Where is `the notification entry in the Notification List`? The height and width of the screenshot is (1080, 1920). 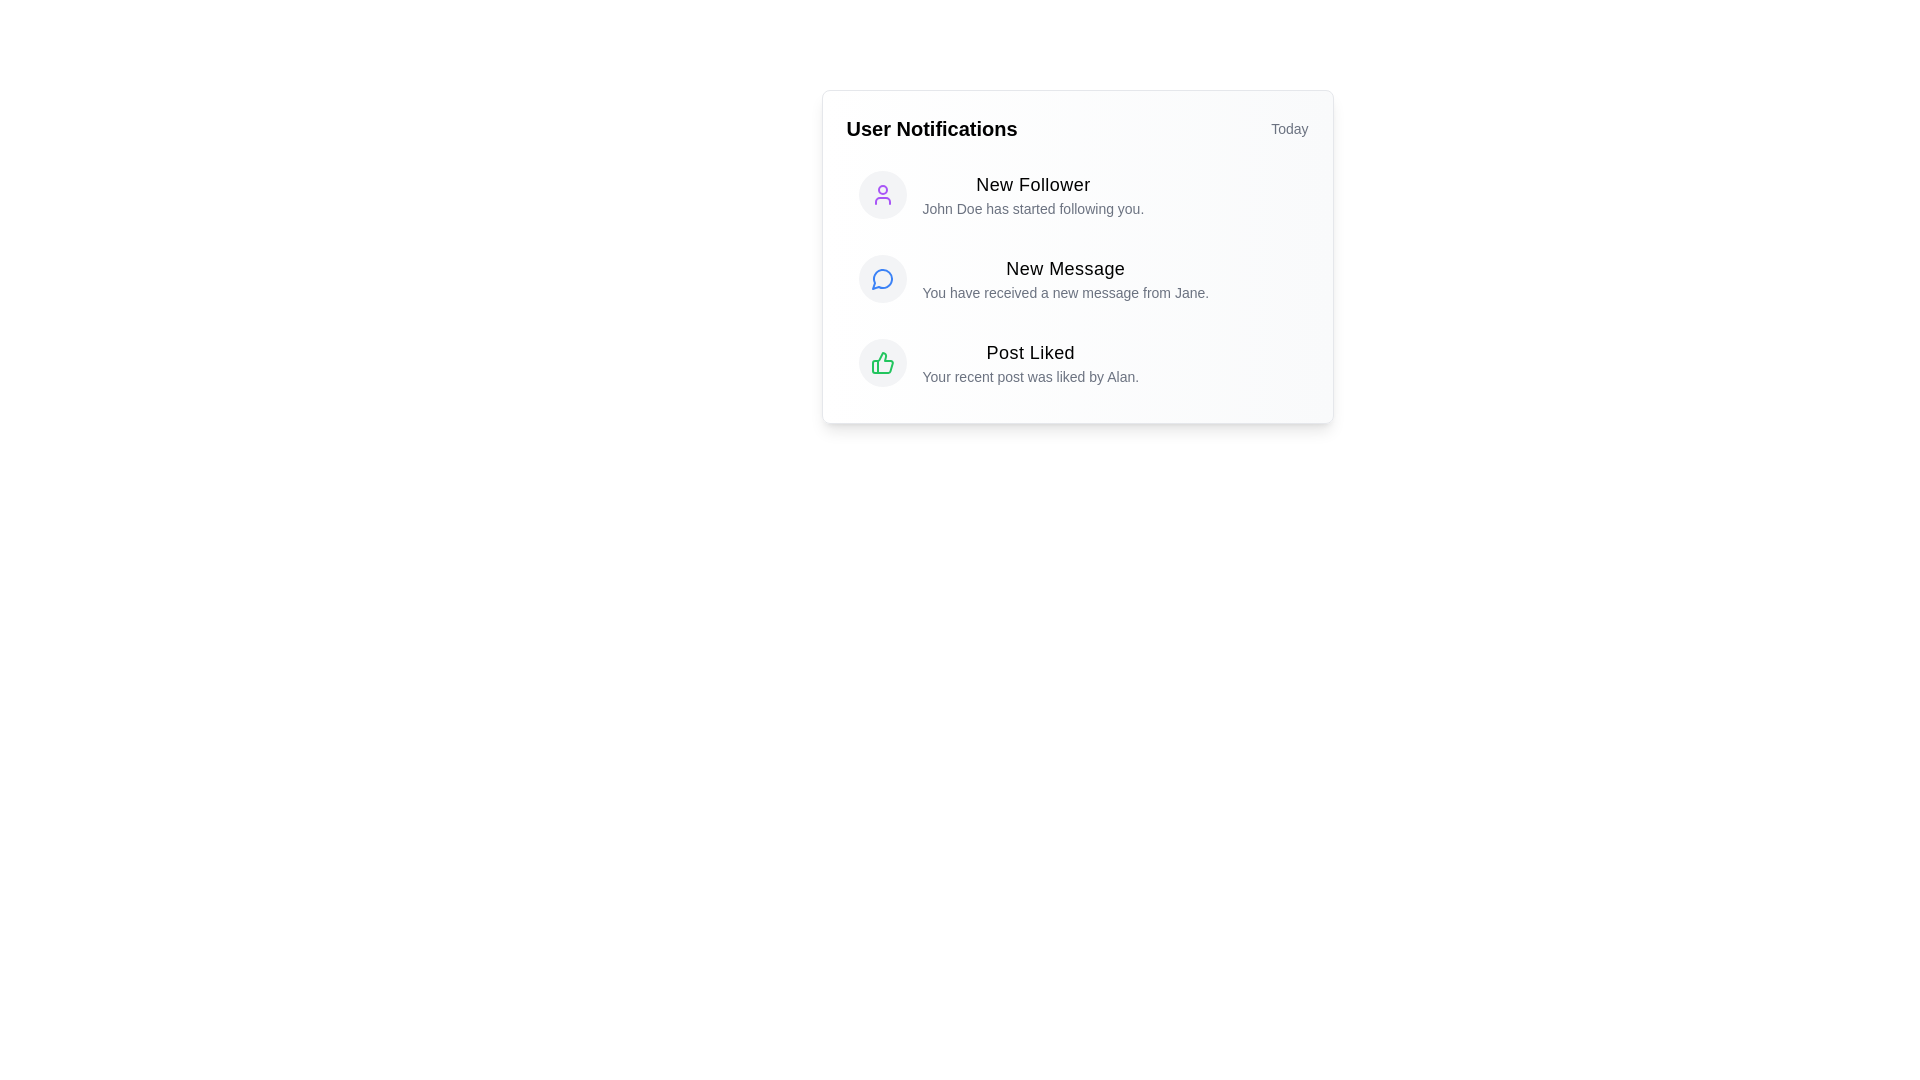
the notification entry in the Notification List is located at coordinates (1076, 278).